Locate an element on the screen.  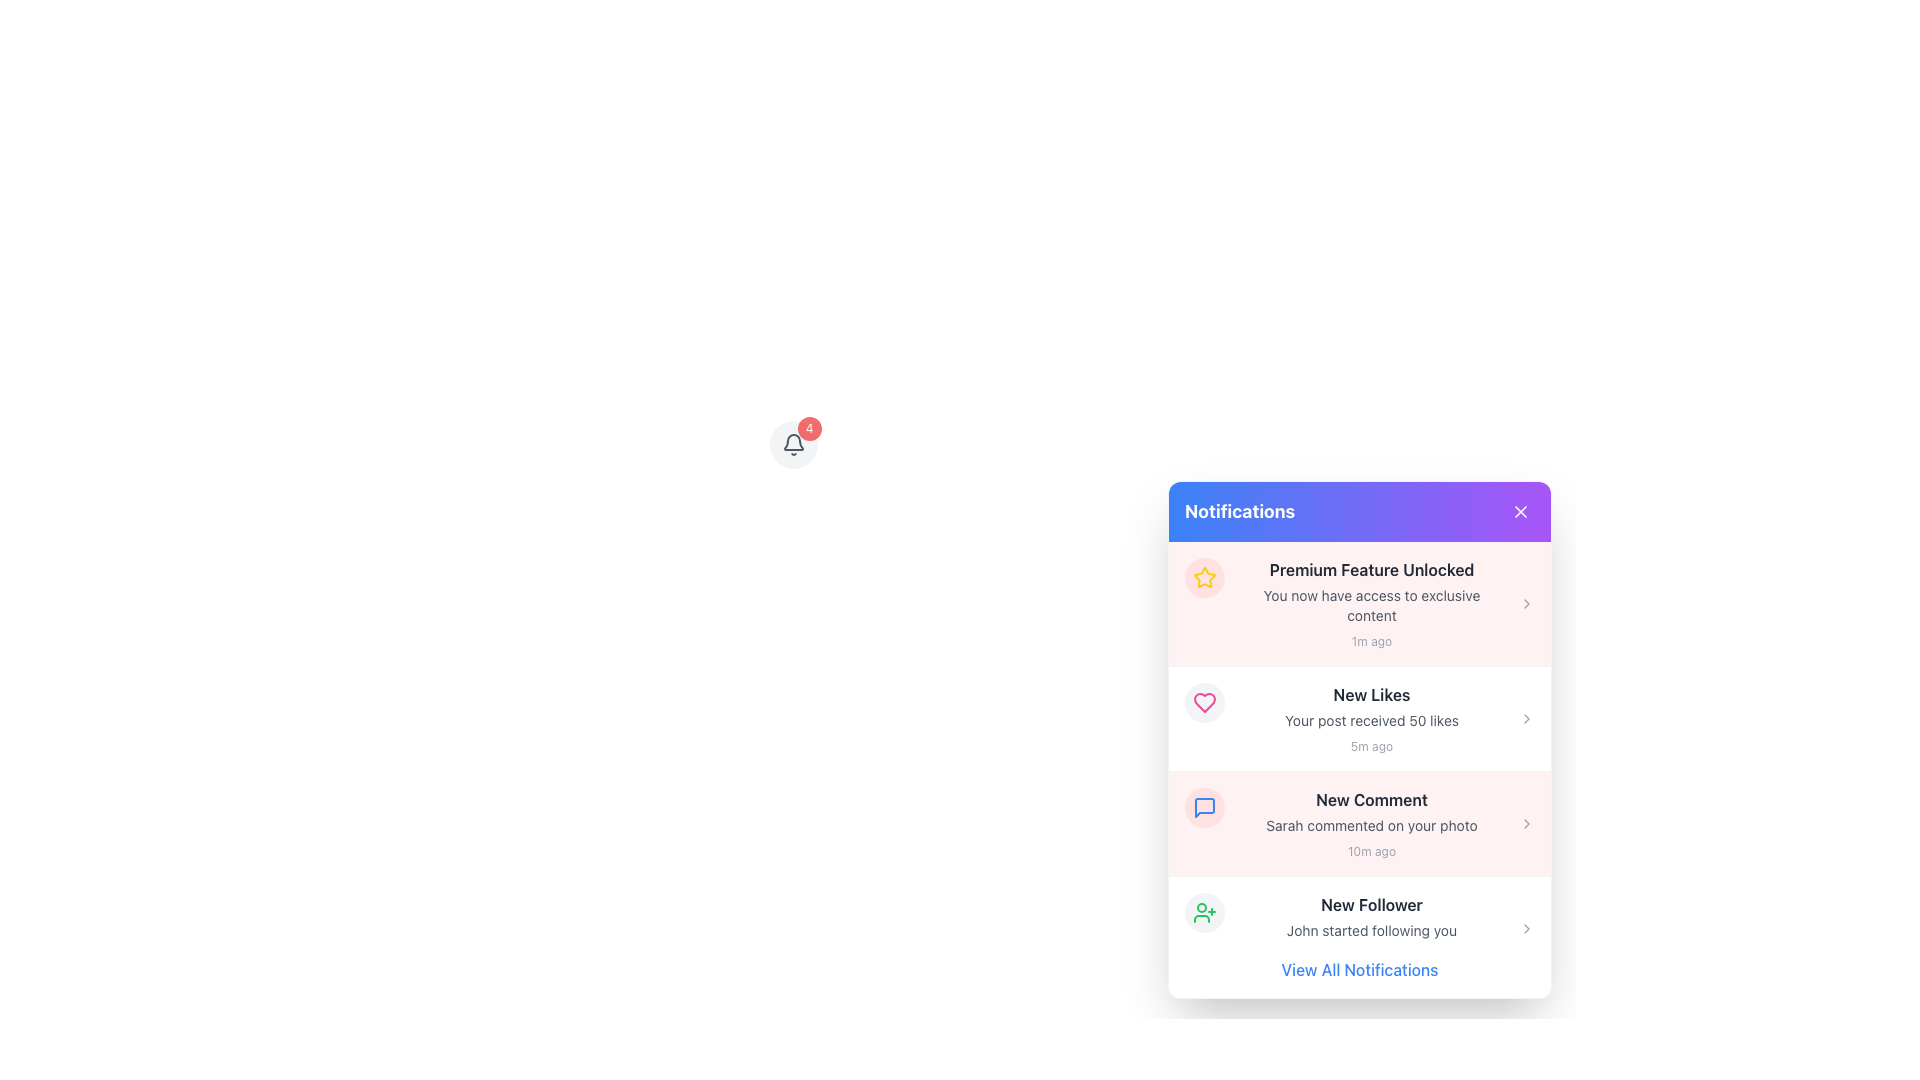
the Notification list item indicating that Sarah has commented on the user's photo, which is the third item in the notification panel is located at coordinates (1359, 824).